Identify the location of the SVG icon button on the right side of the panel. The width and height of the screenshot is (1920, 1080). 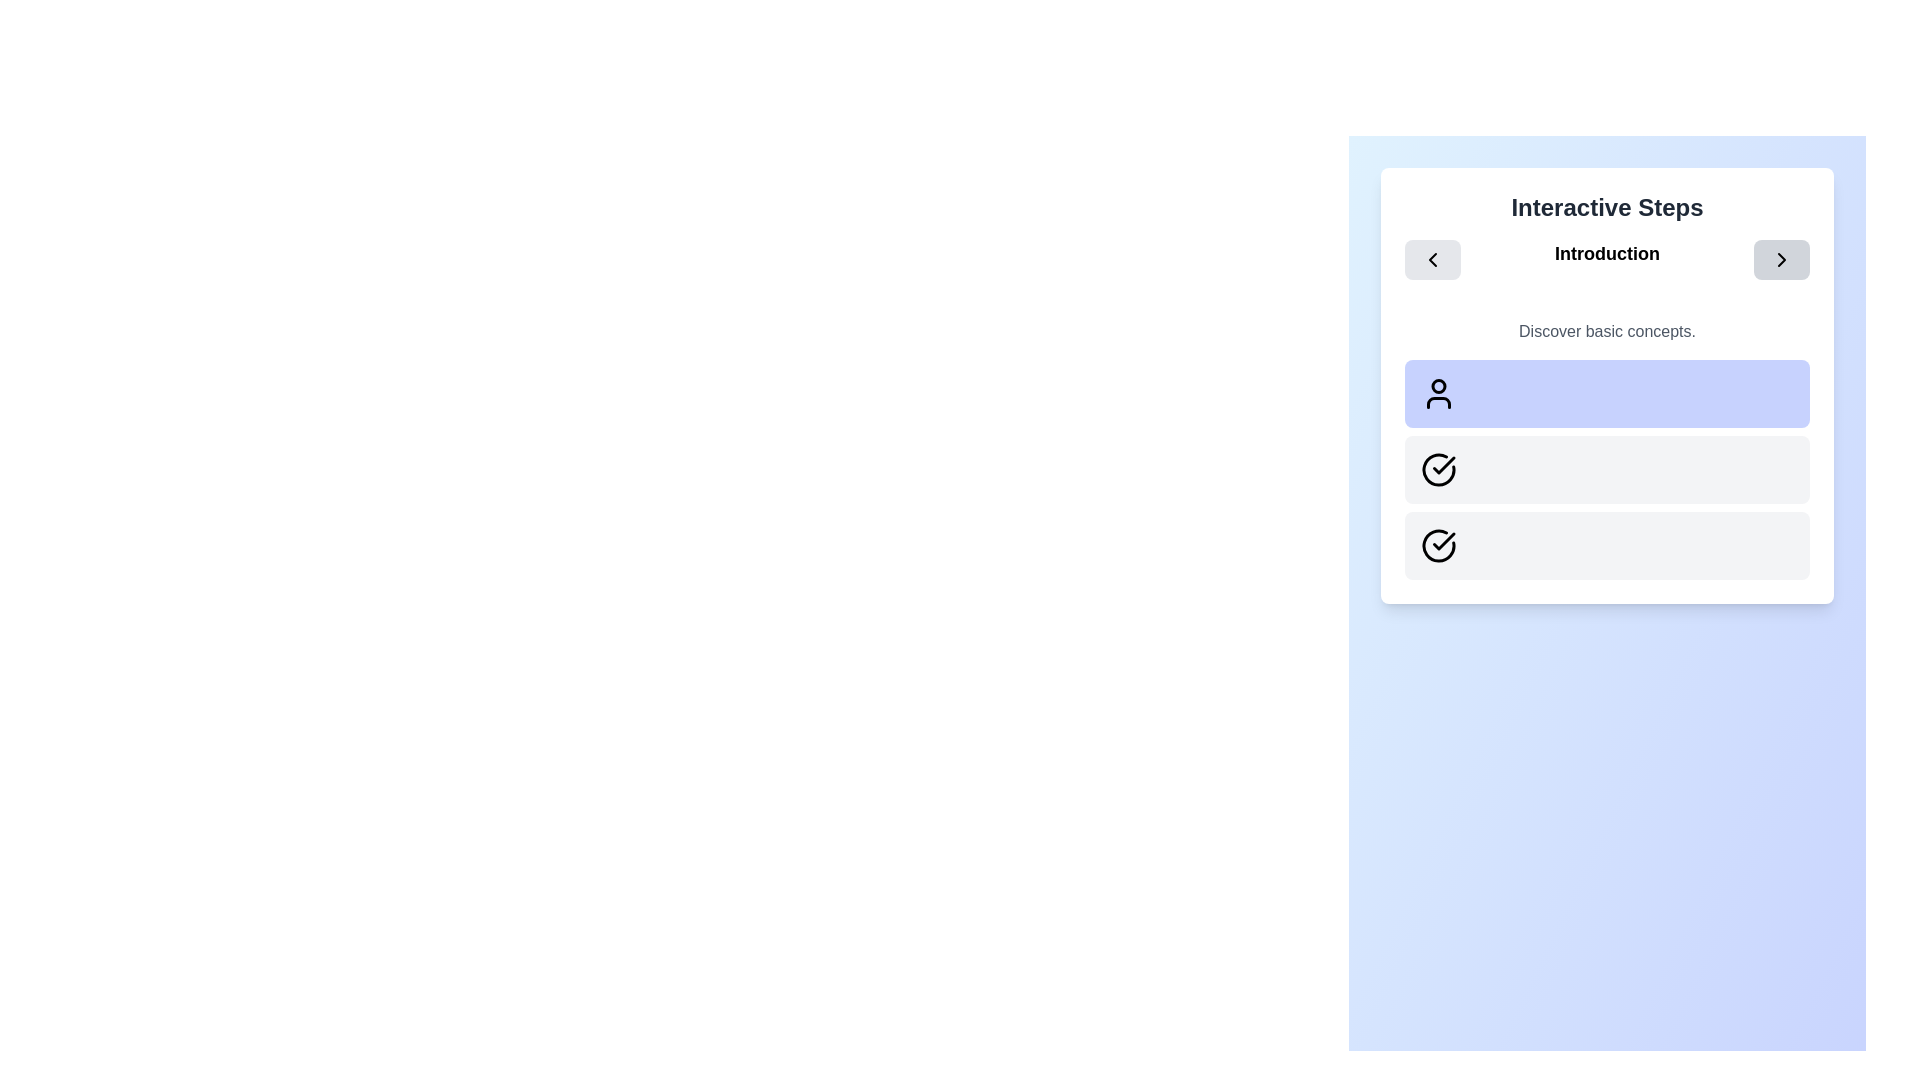
(1781, 258).